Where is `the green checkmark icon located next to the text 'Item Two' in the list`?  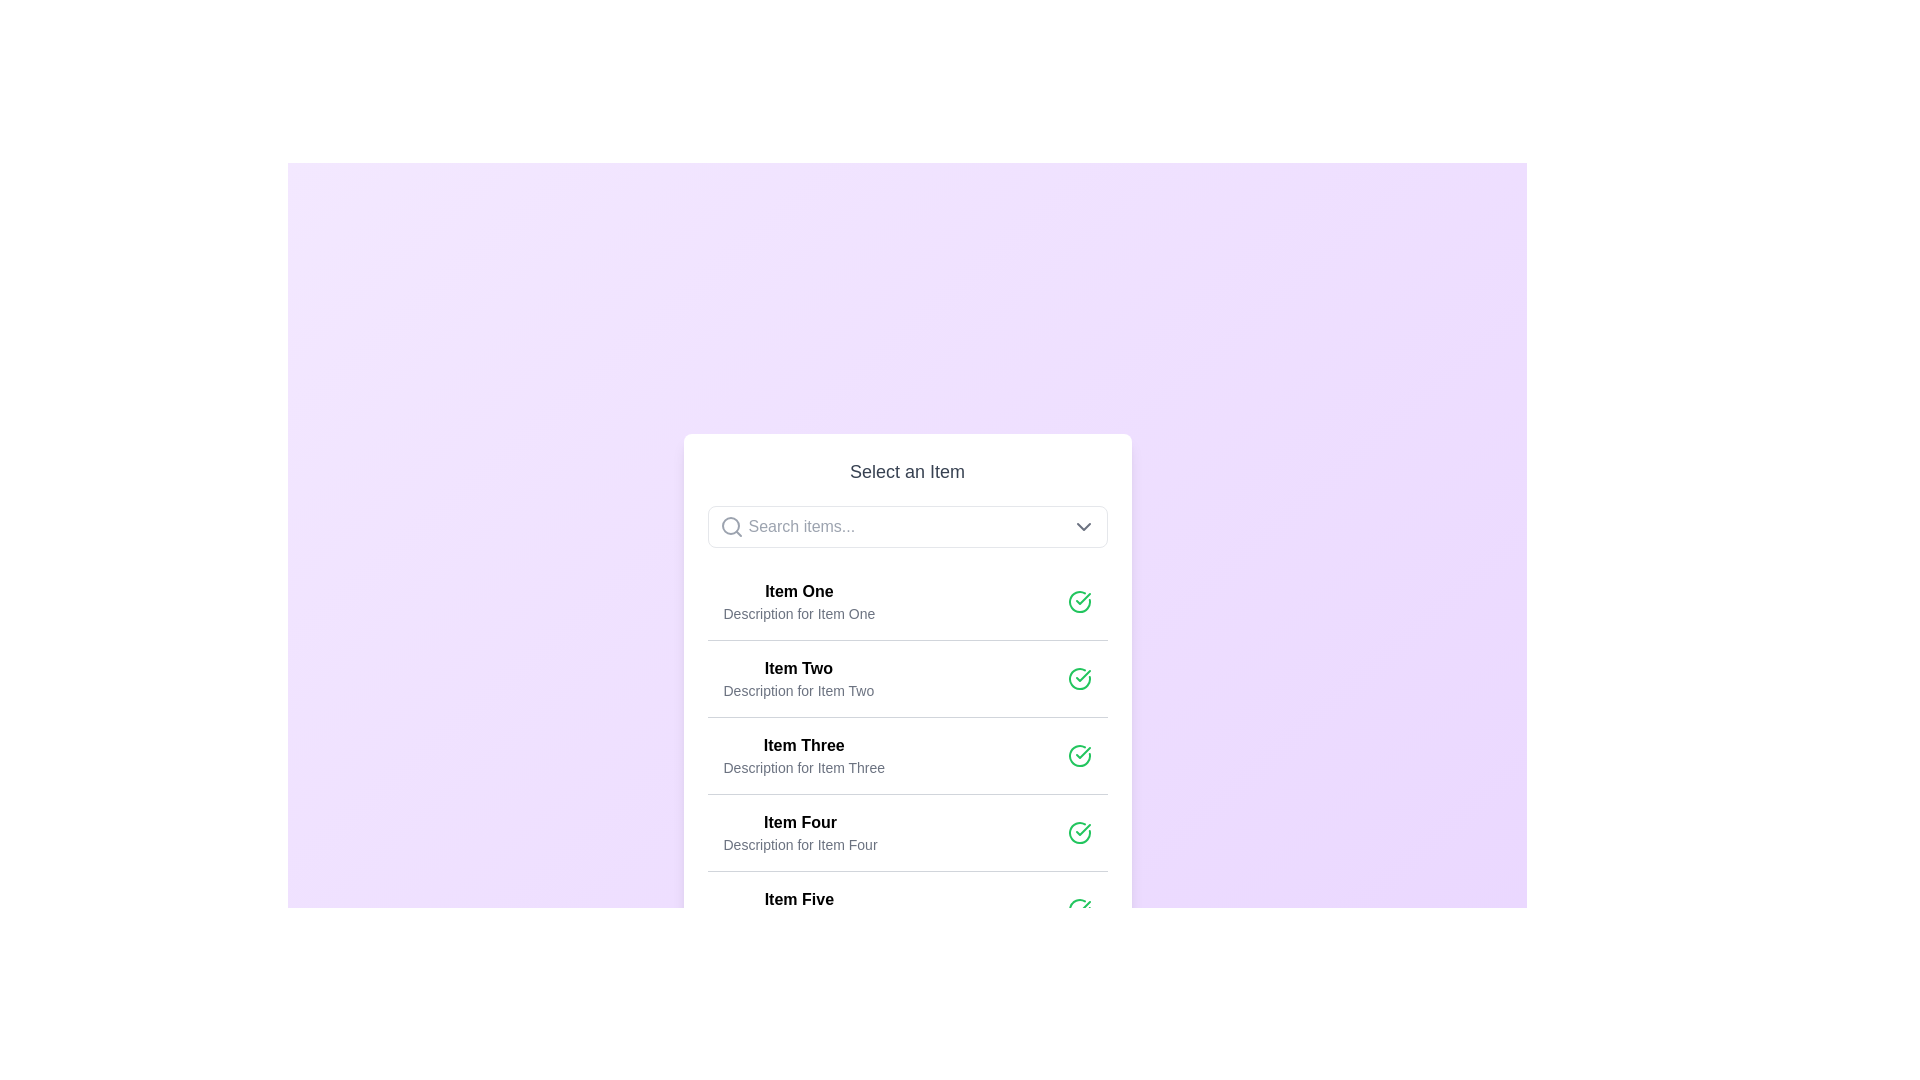 the green checkmark icon located next to the text 'Item Two' in the list is located at coordinates (1082, 597).